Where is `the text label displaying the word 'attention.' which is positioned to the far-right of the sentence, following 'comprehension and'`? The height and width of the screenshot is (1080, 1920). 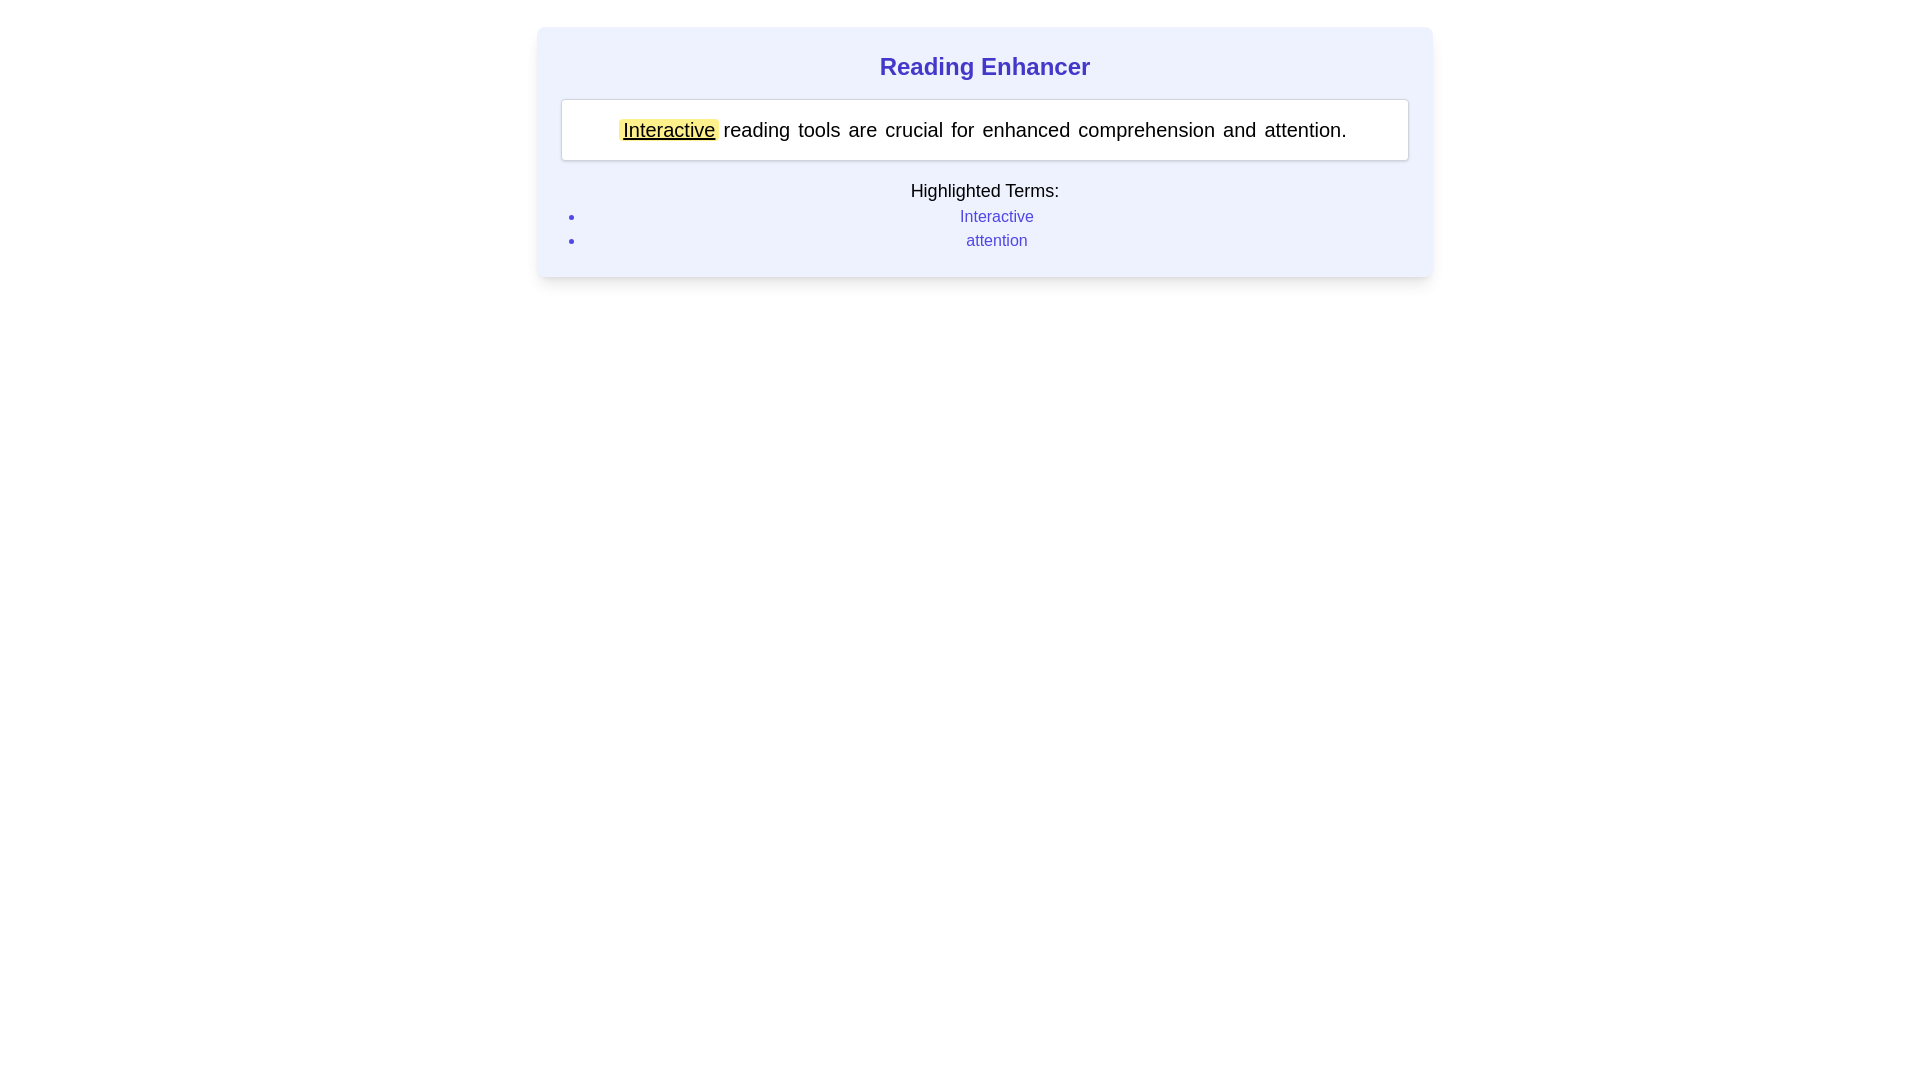
the text label displaying the word 'attention.' which is positioned to the far-right of the sentence, following 'comprehension and' is located at coordinates (1305, 130).